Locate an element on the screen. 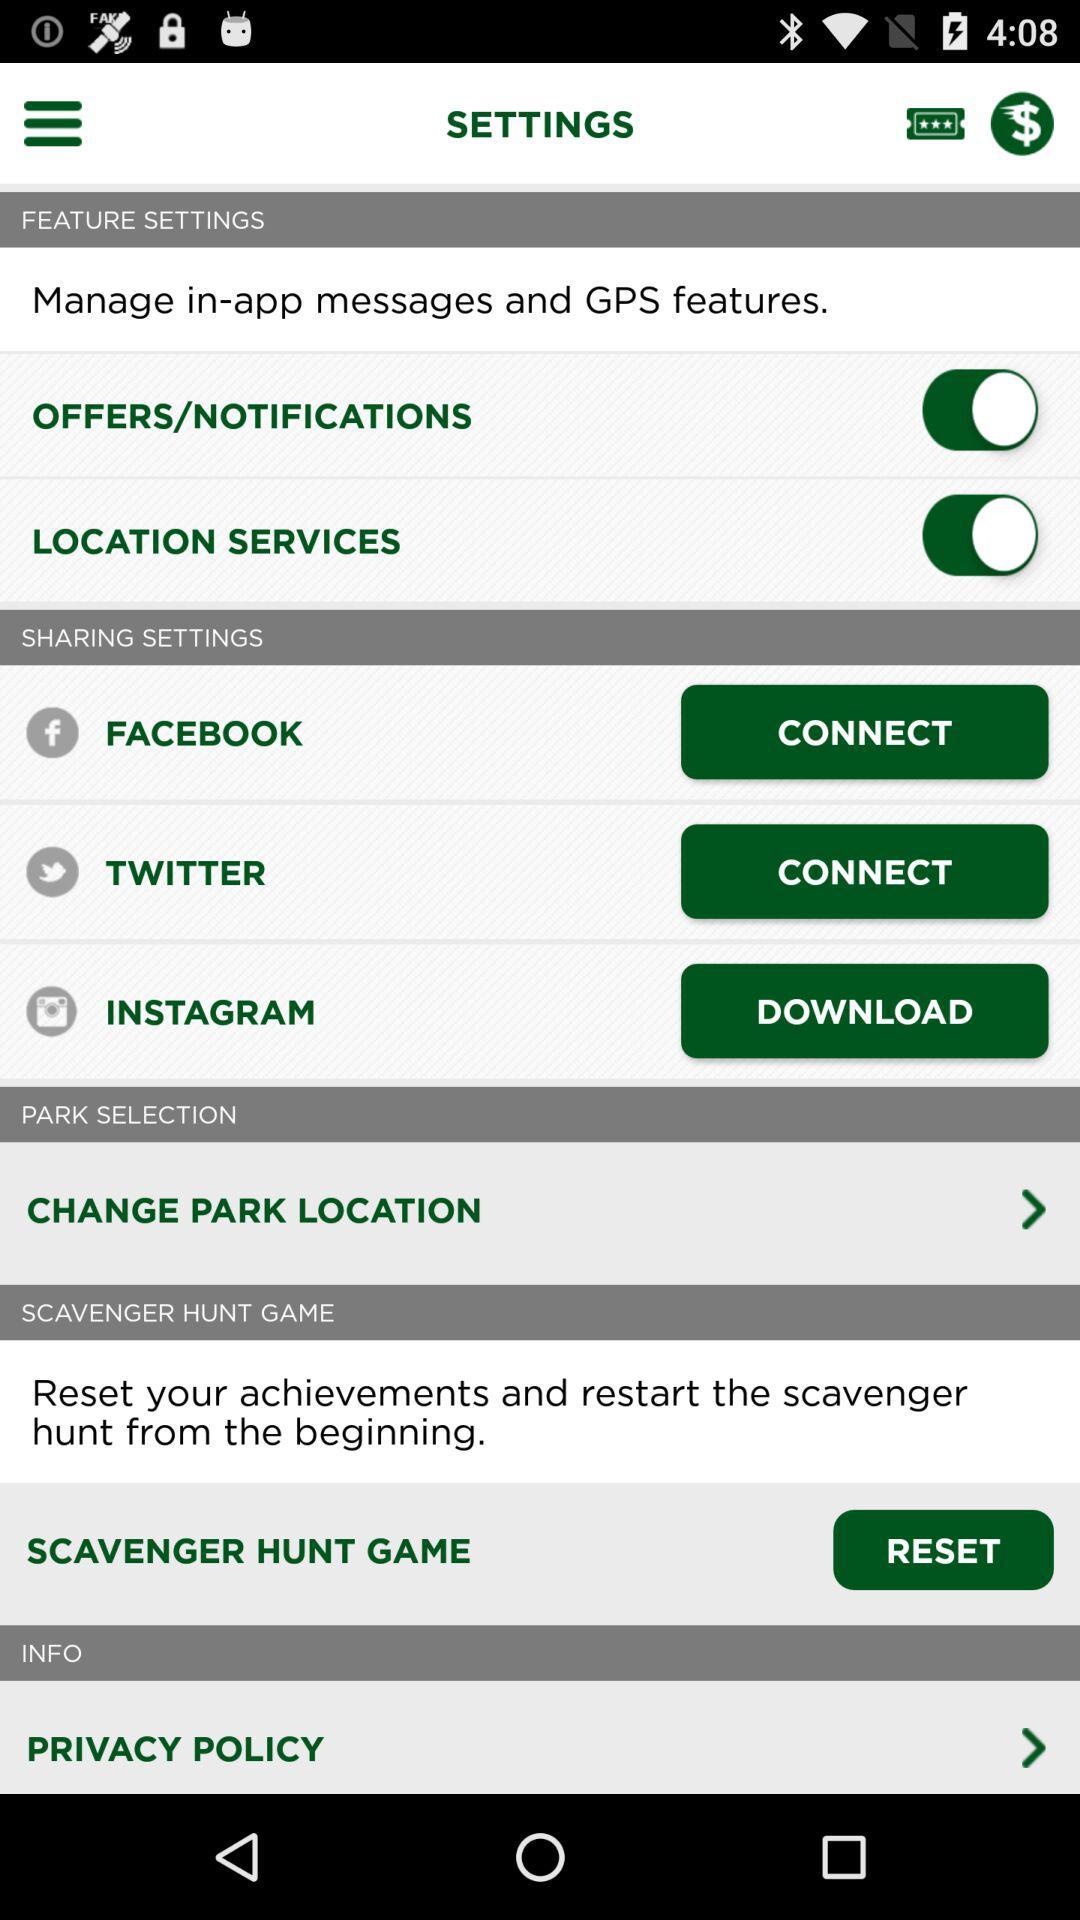  quick checkout is located at coordinates (1035, 122).